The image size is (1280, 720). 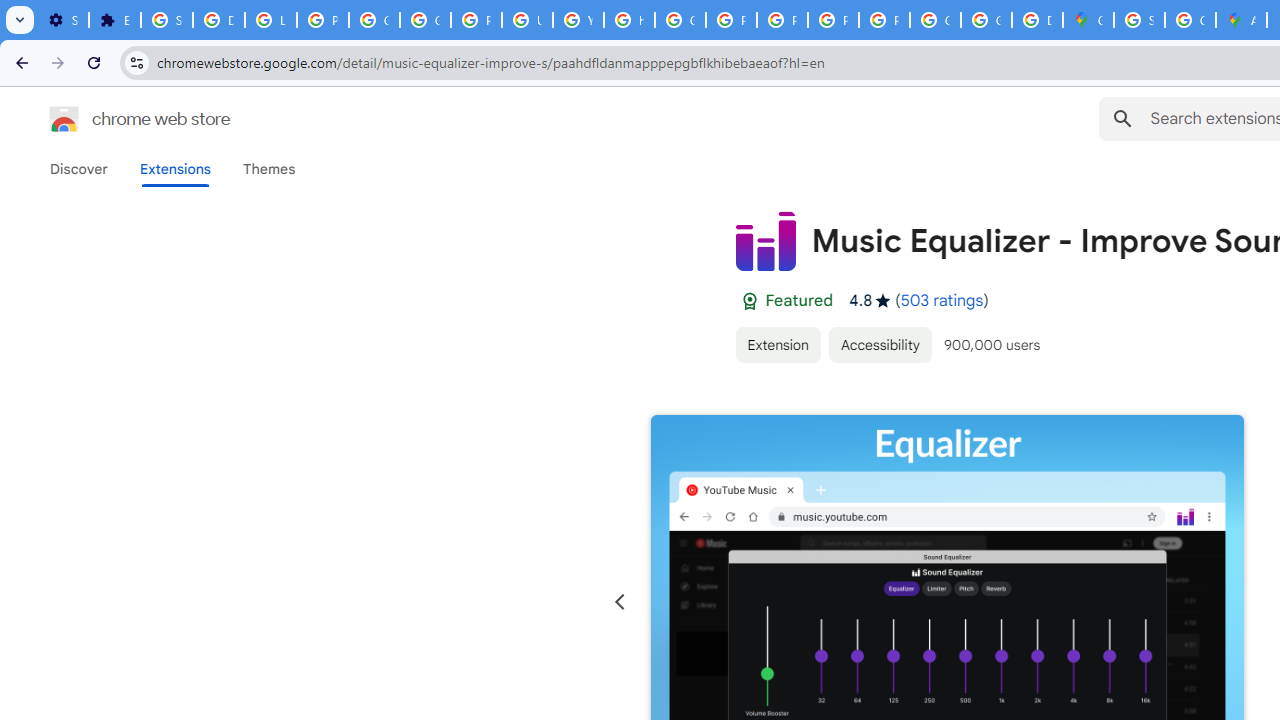 What do you see at coordinates (58, 61) in the screenshot?
I see `'Forward'` at bounding box center [58, 61].